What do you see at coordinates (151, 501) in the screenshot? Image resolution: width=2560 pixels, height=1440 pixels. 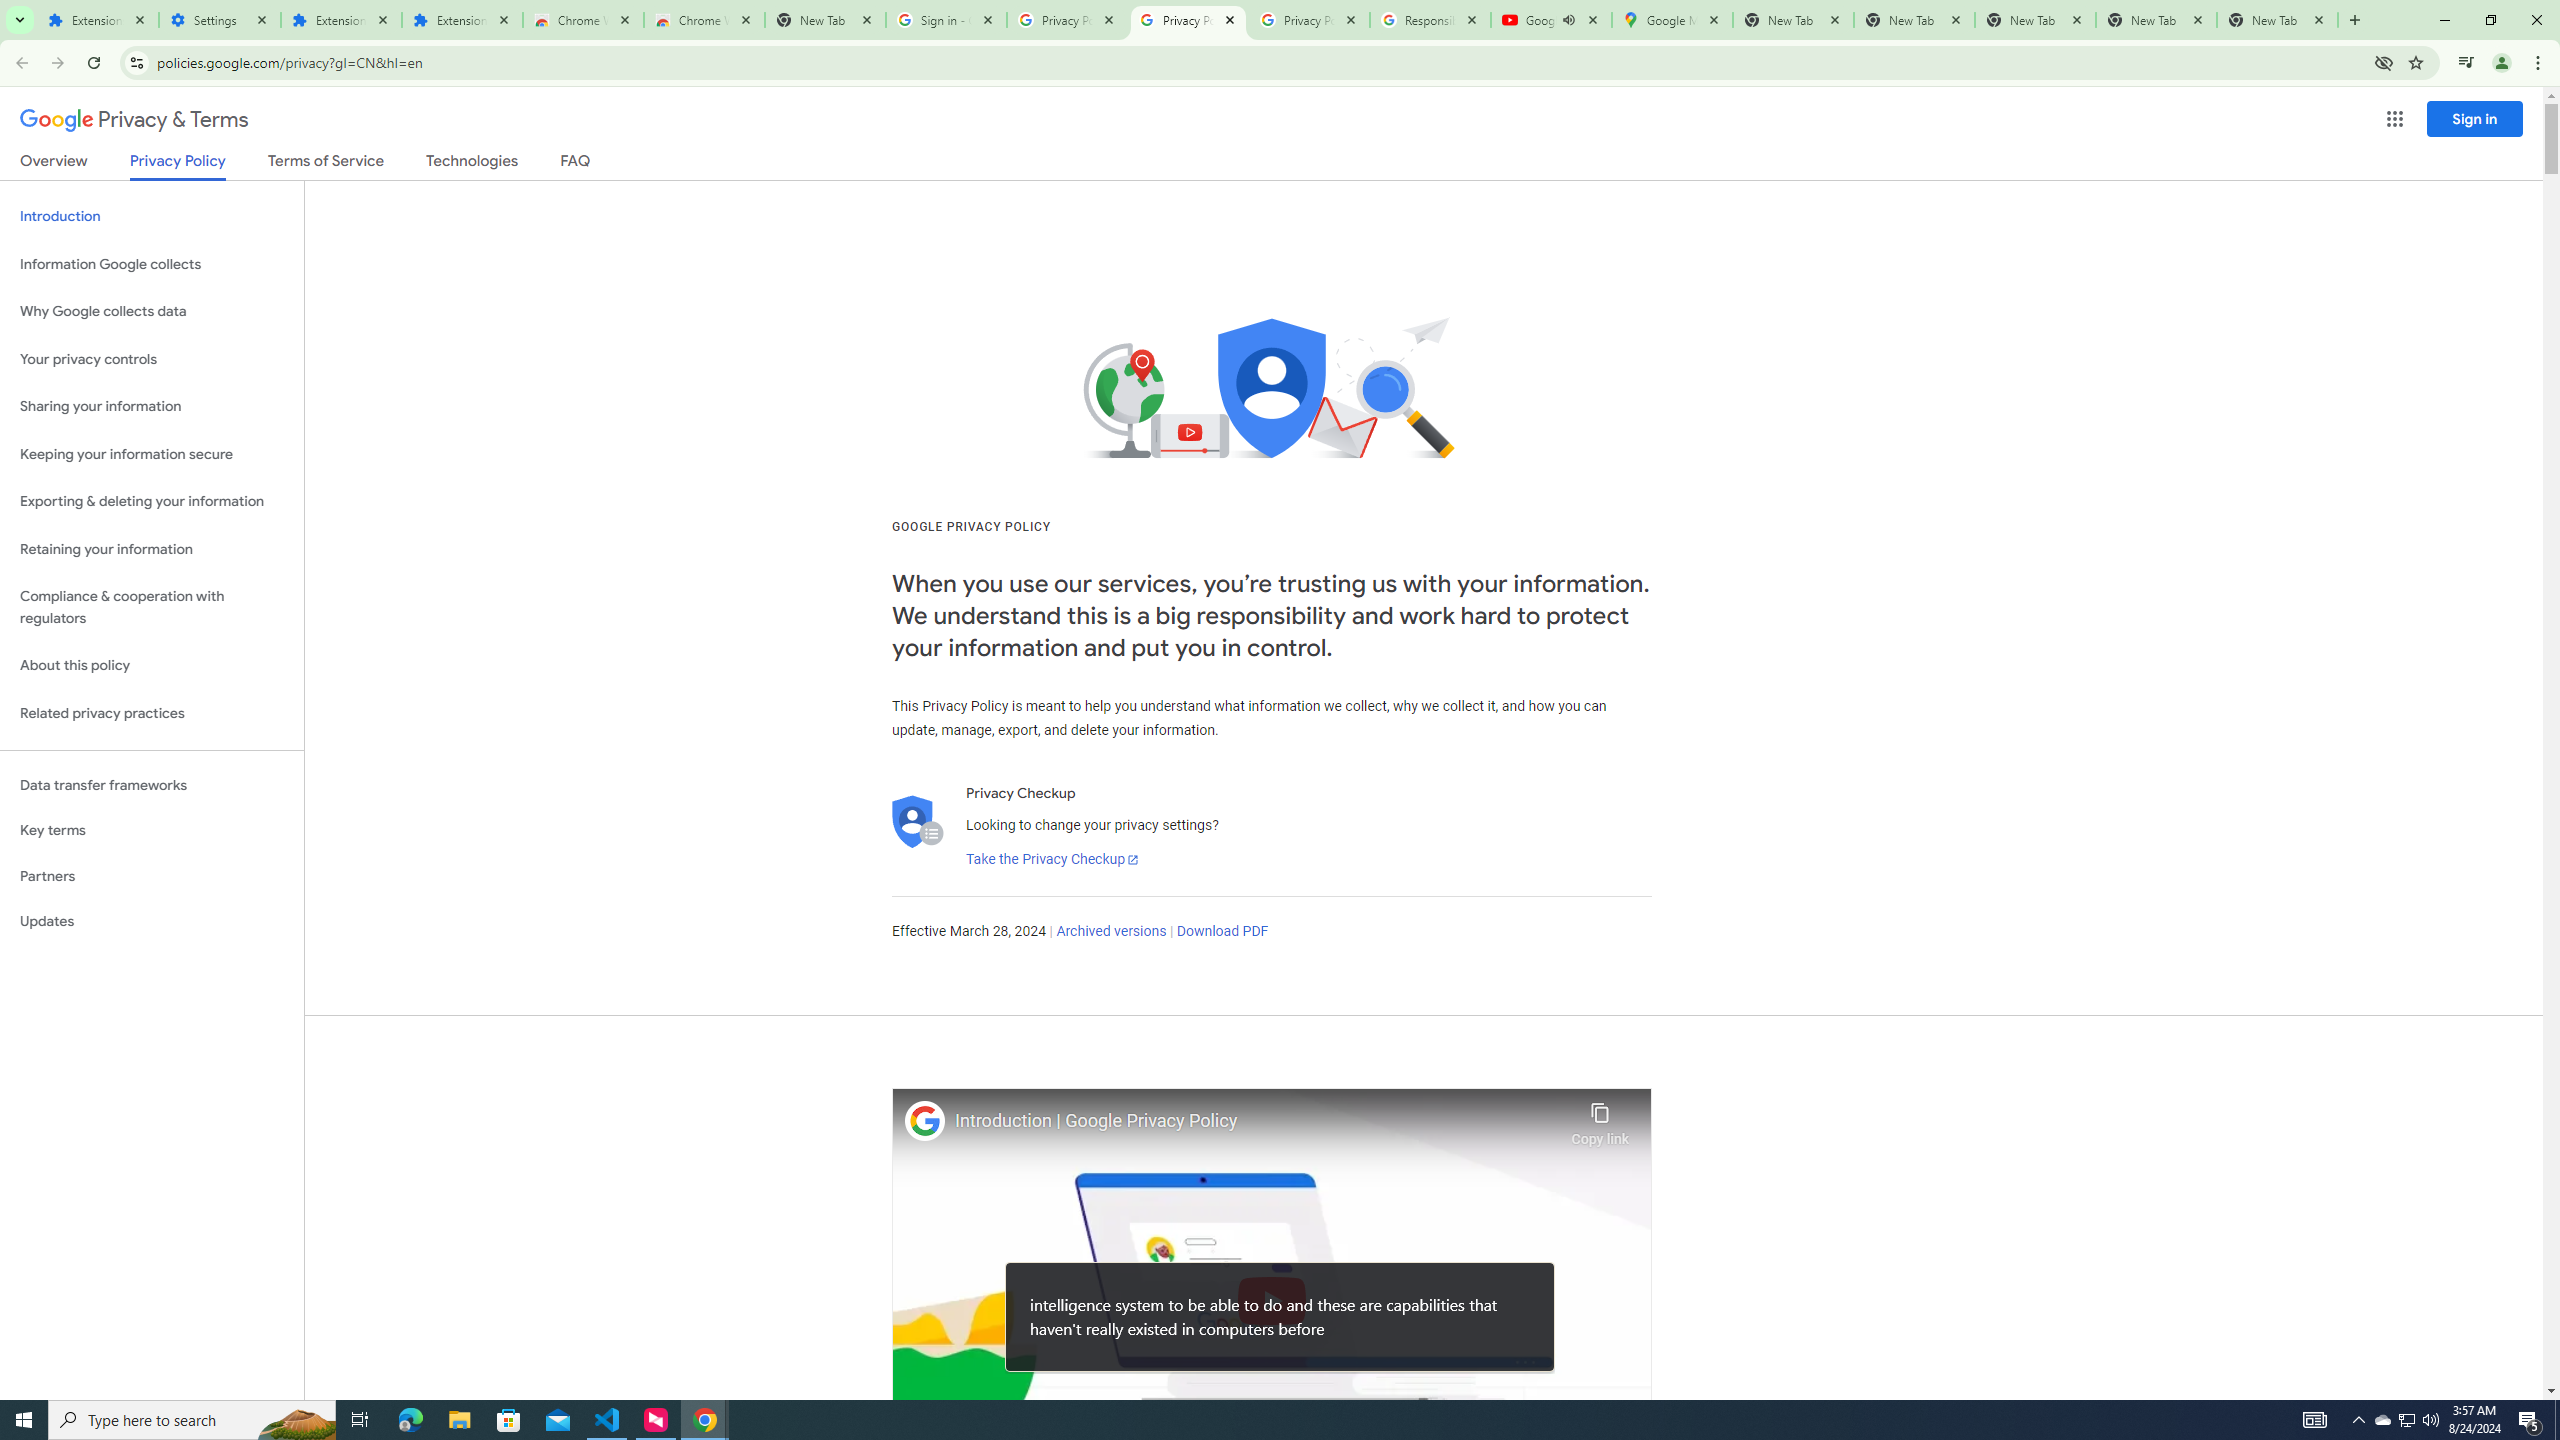 I see `'Exporting & deleting your information'` at bounding box center [151, 501].